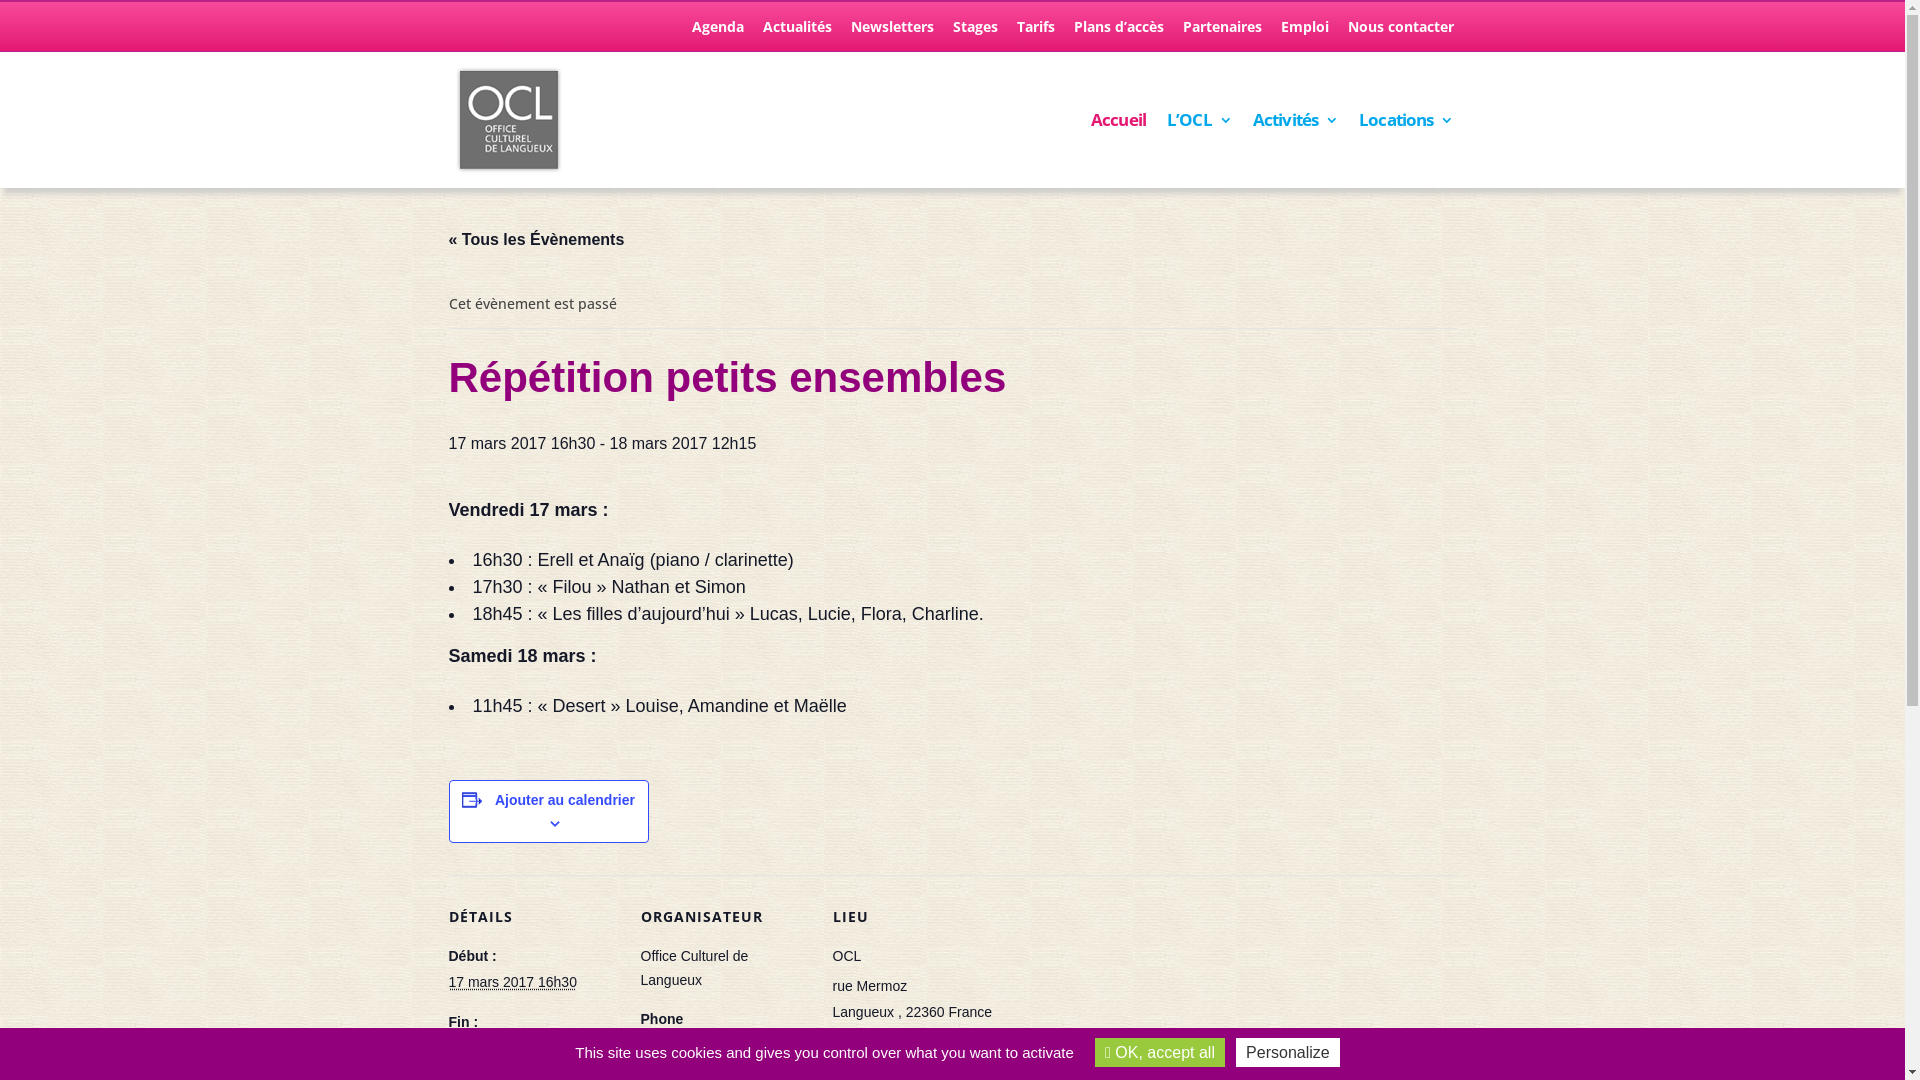  Describe the element at coordinates (1016, 32) in the screenshot. I see `'Tarifs'` at that location.